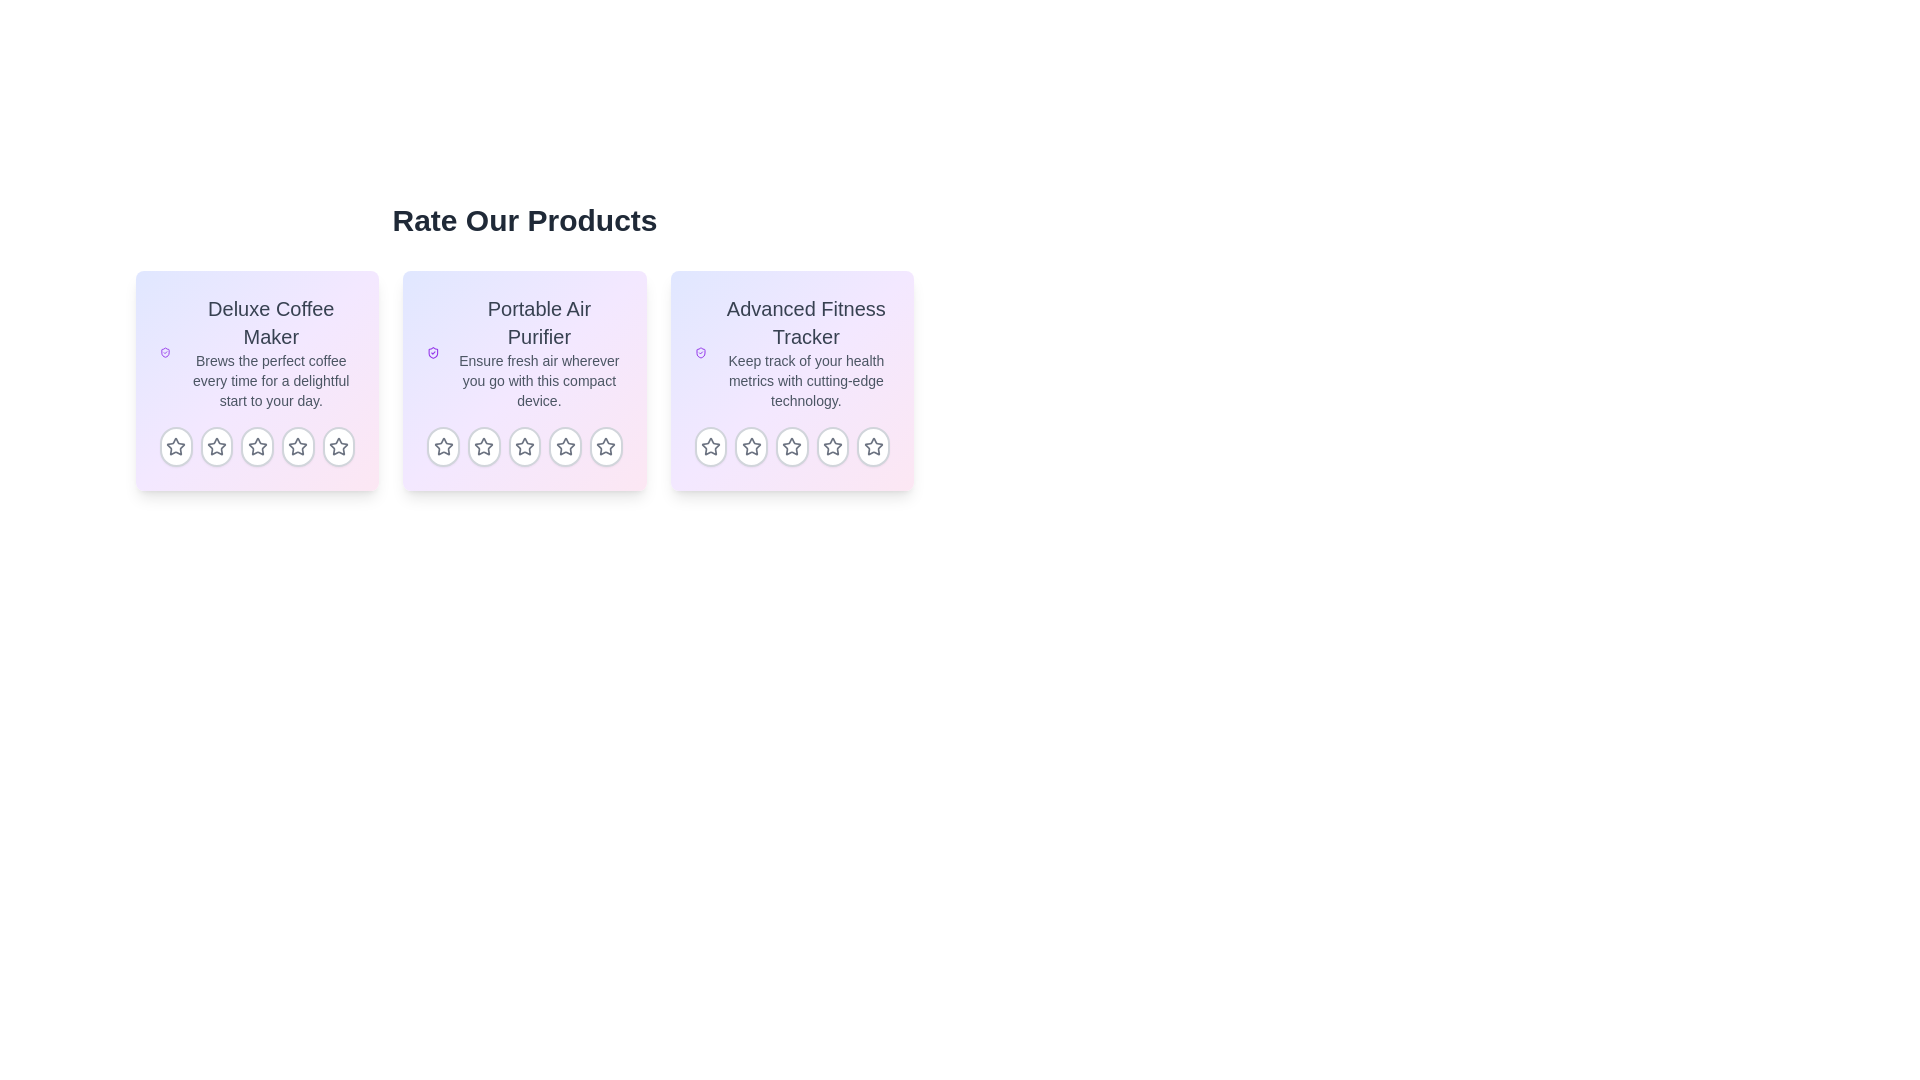 Image resolution: width=1920 pixels, height=1080 pixels. Describe the element at coordinates (524, 352) in the screenshot. I see `the text label displaying 'Portable Air Purifier' which is part of the second product card in a horizontal list` at that location.